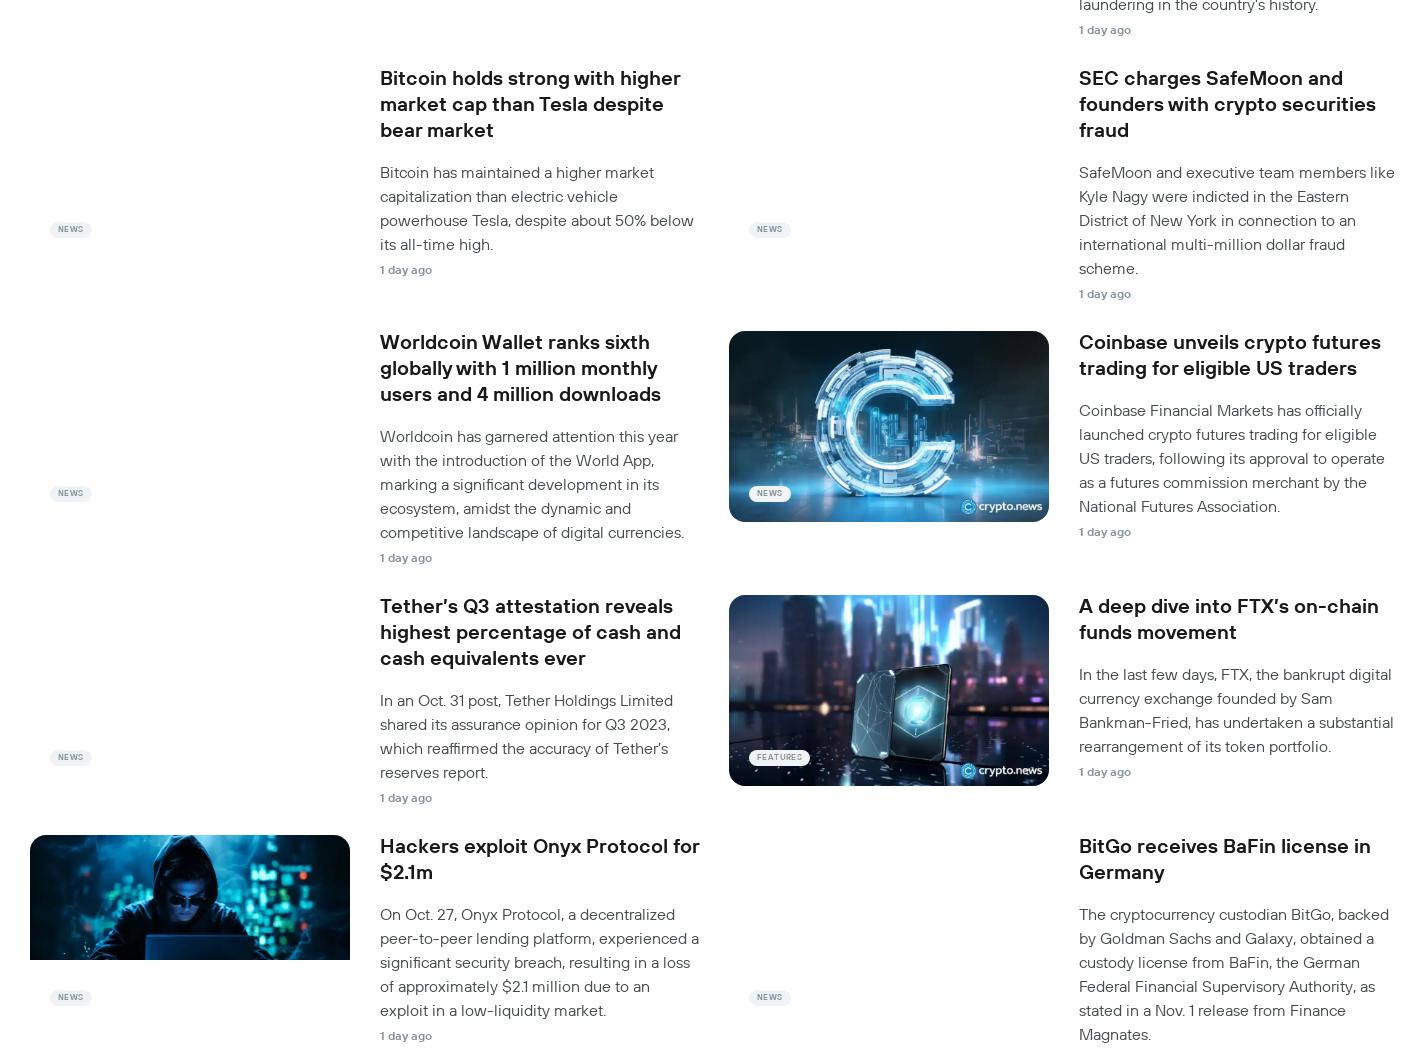  I want to click on 'SafeMoon and executive team members like Kyle Nagy were indicted in the Eastern District of New York in connection to an international multi-million dollar fraud scheme.', so click(1236, 219).